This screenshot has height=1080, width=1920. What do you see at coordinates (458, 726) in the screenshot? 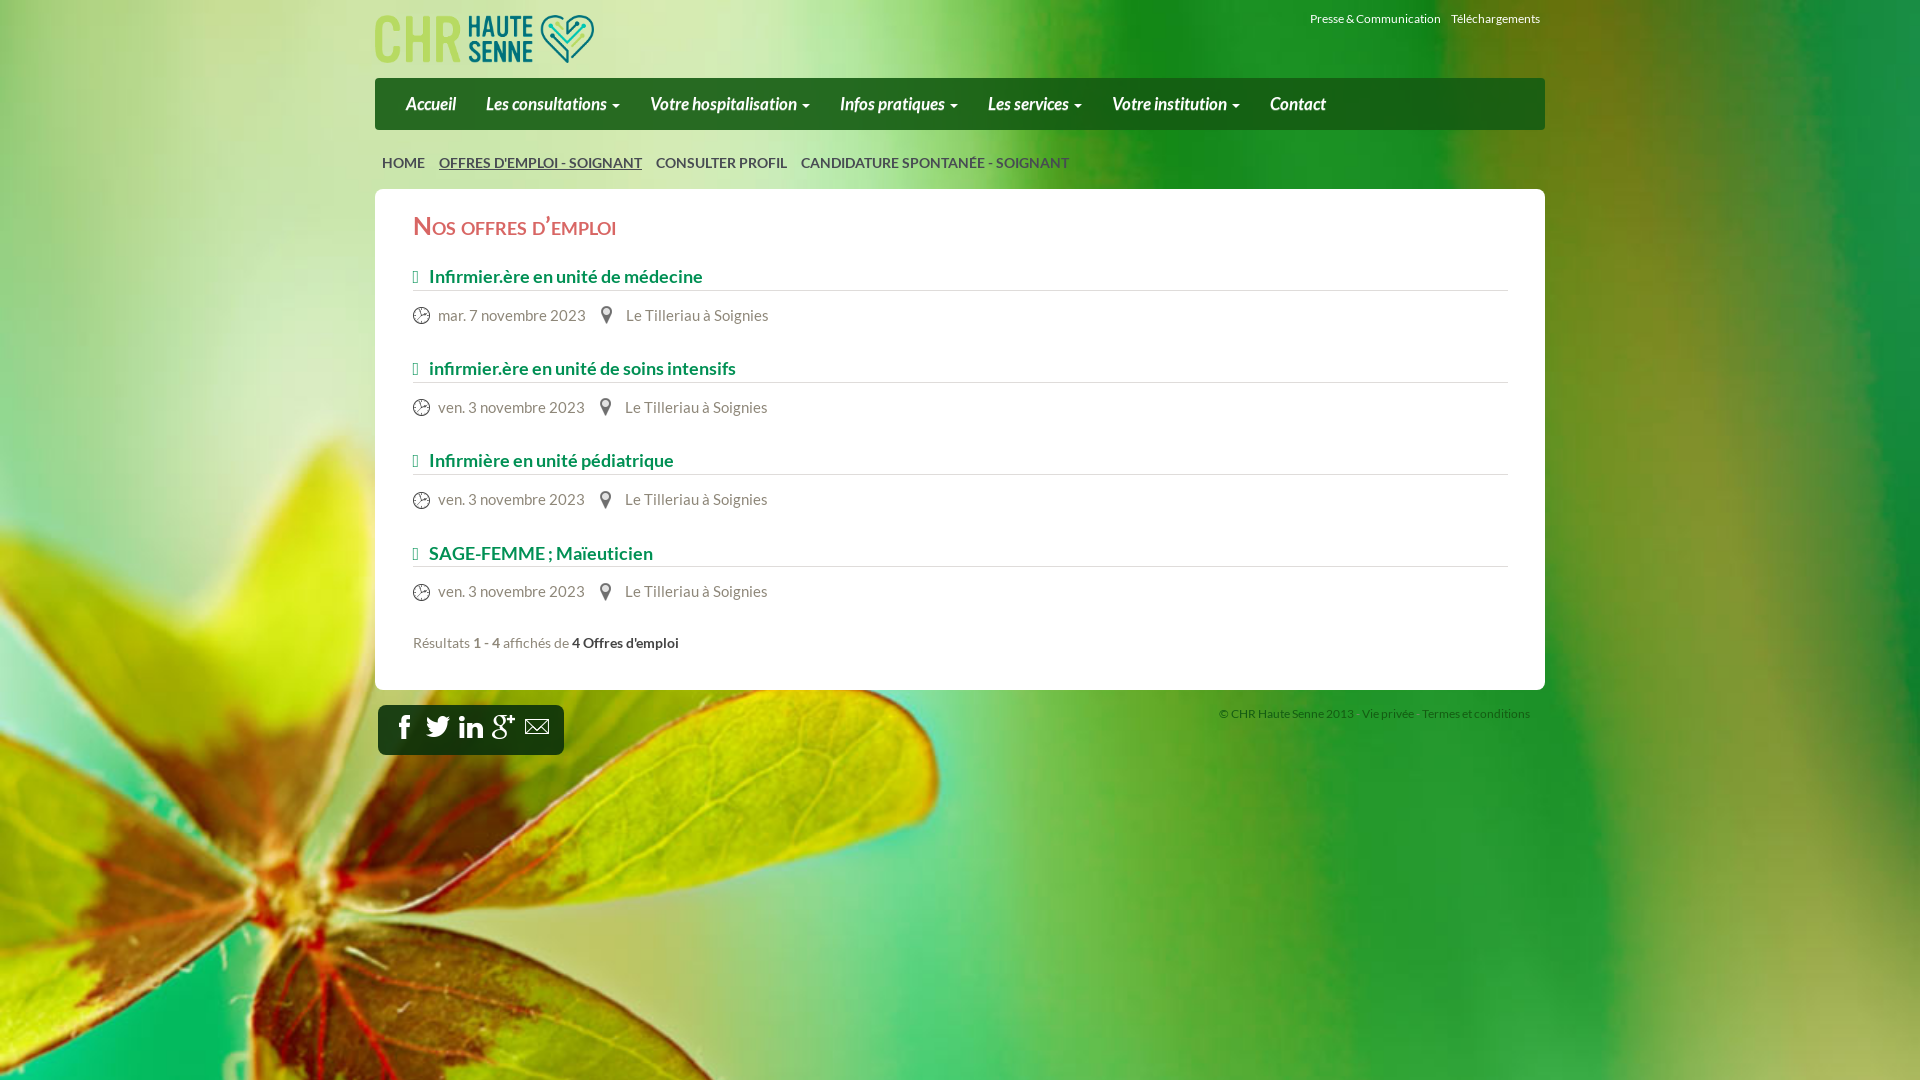
I see `'LinkedIn'` at bounding box center [458, 726].